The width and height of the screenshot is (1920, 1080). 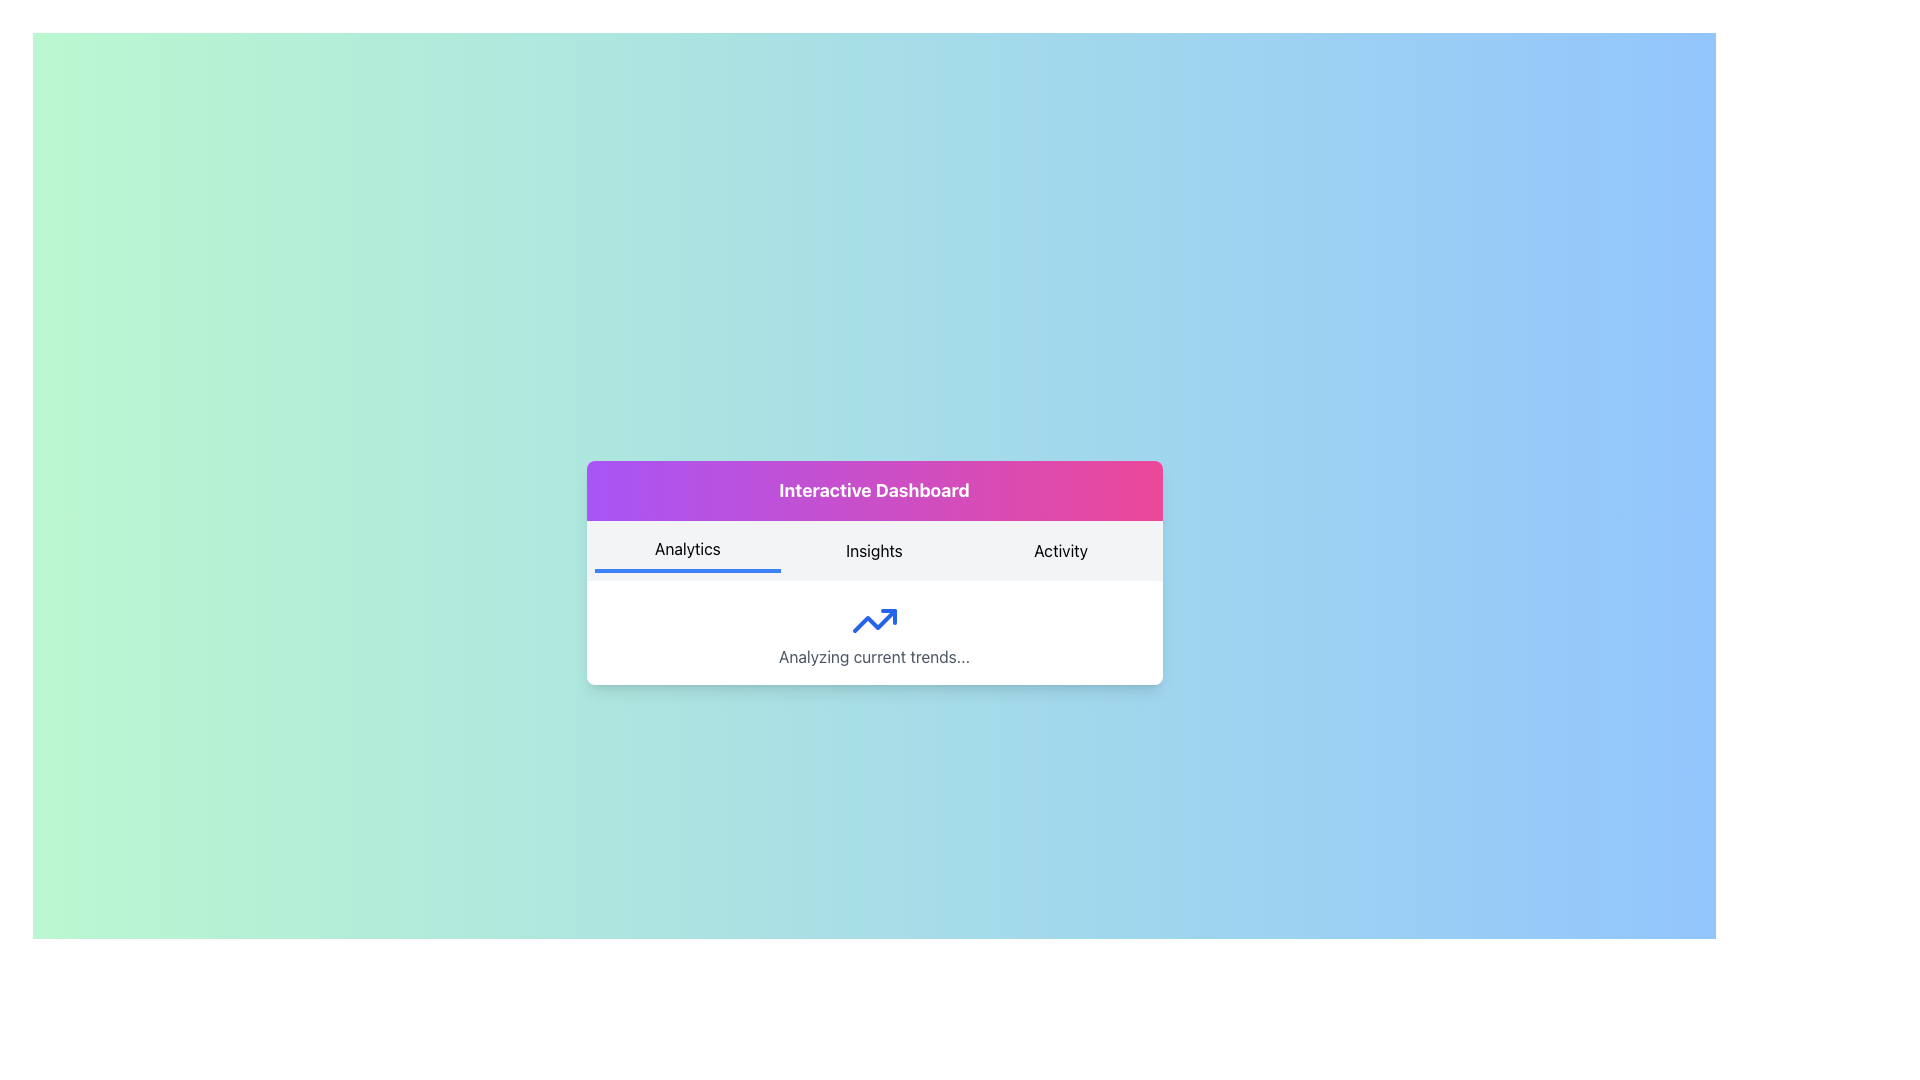 What do you see at coordinates (874, 490) in the screenshot?
I see `the Static header bar labeled 'Interactive Dashboard', which features bold white text on a gradient background transitioning from purple to pink` at bounding box center [874, 490].